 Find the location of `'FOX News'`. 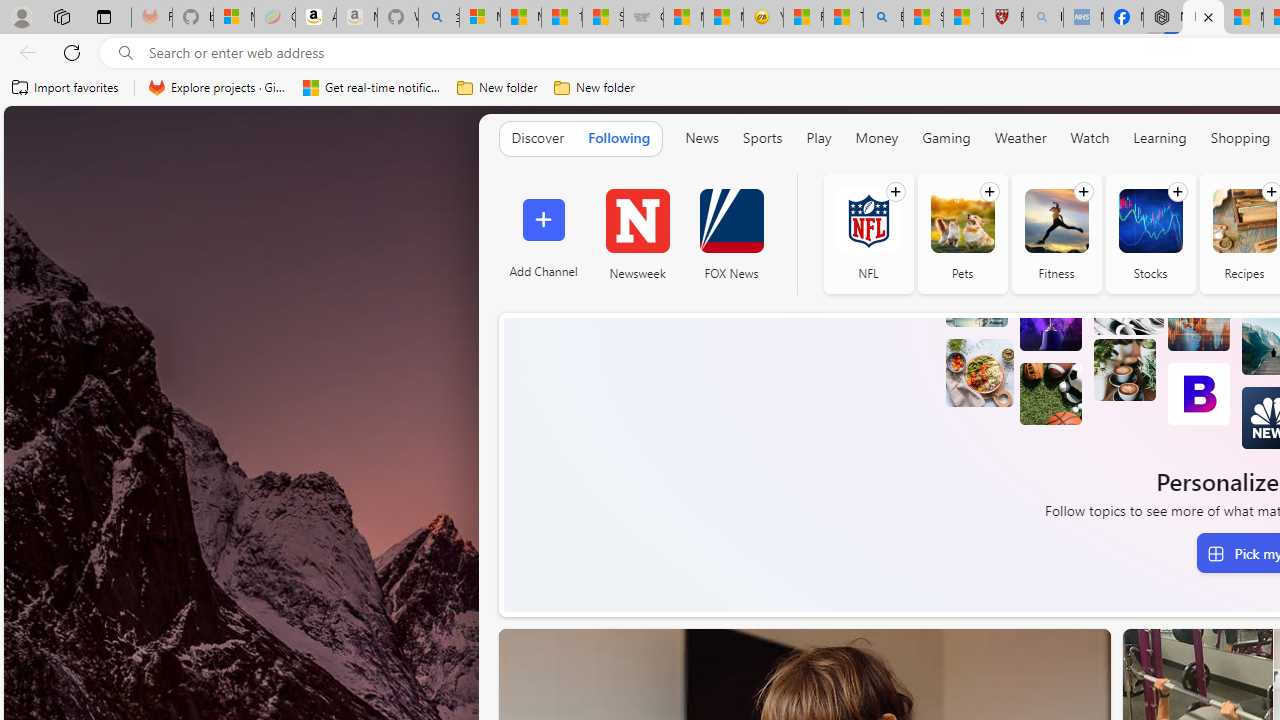

'FOX News' is located at coordinates (730, 220).